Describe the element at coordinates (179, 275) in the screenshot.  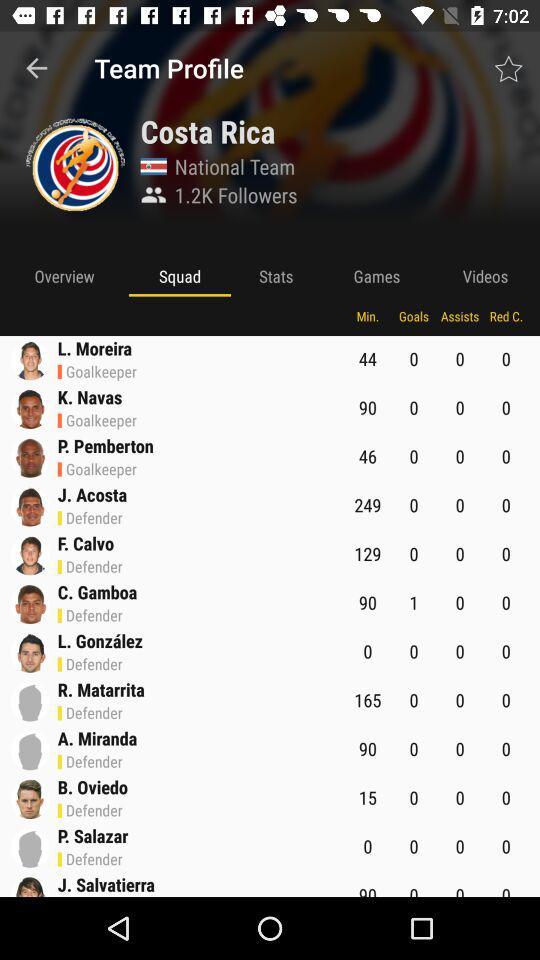
I see `the squad app` at that location.